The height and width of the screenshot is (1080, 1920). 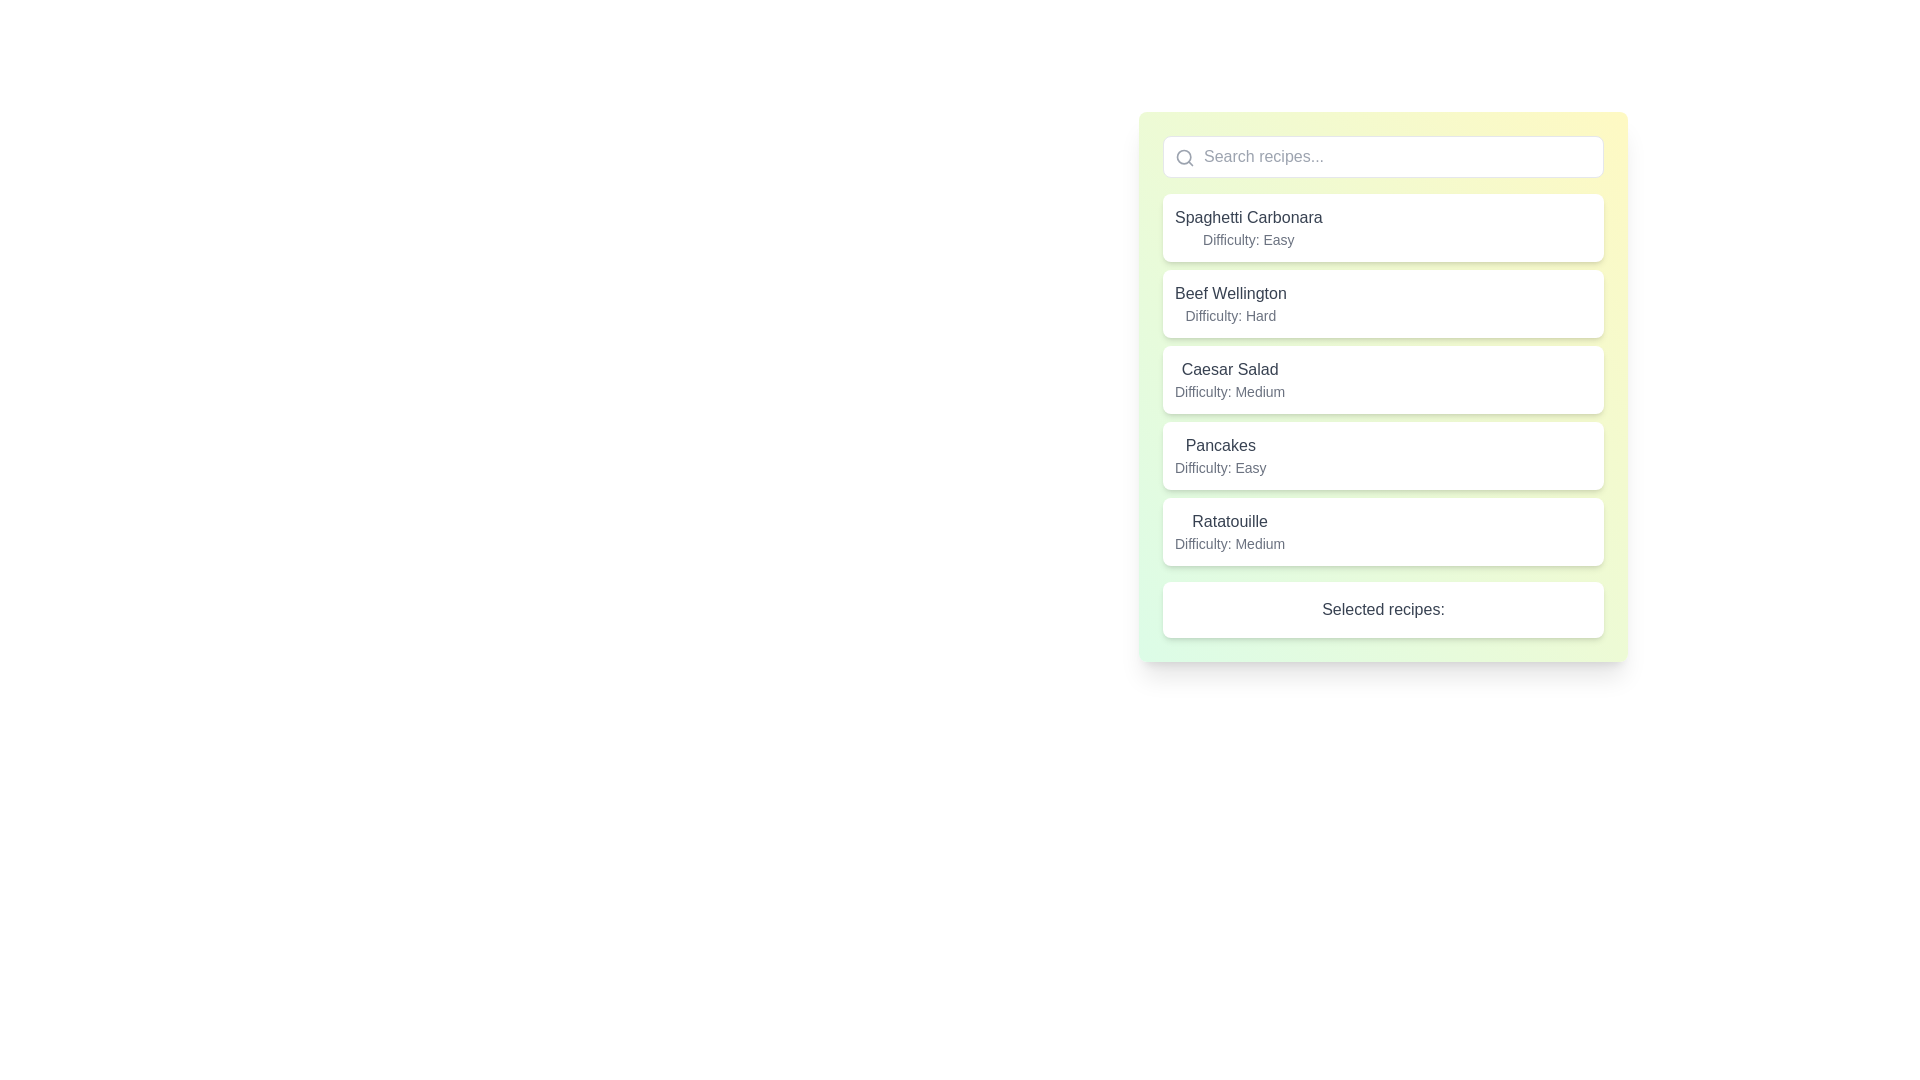 I want to click on the text display area that shows 'Beef Wellington' in a medium-sized font, positioned as the second item in a vertical list of recipe entries within a white, rounded rectangle widget, so click(x=1229, y=304).